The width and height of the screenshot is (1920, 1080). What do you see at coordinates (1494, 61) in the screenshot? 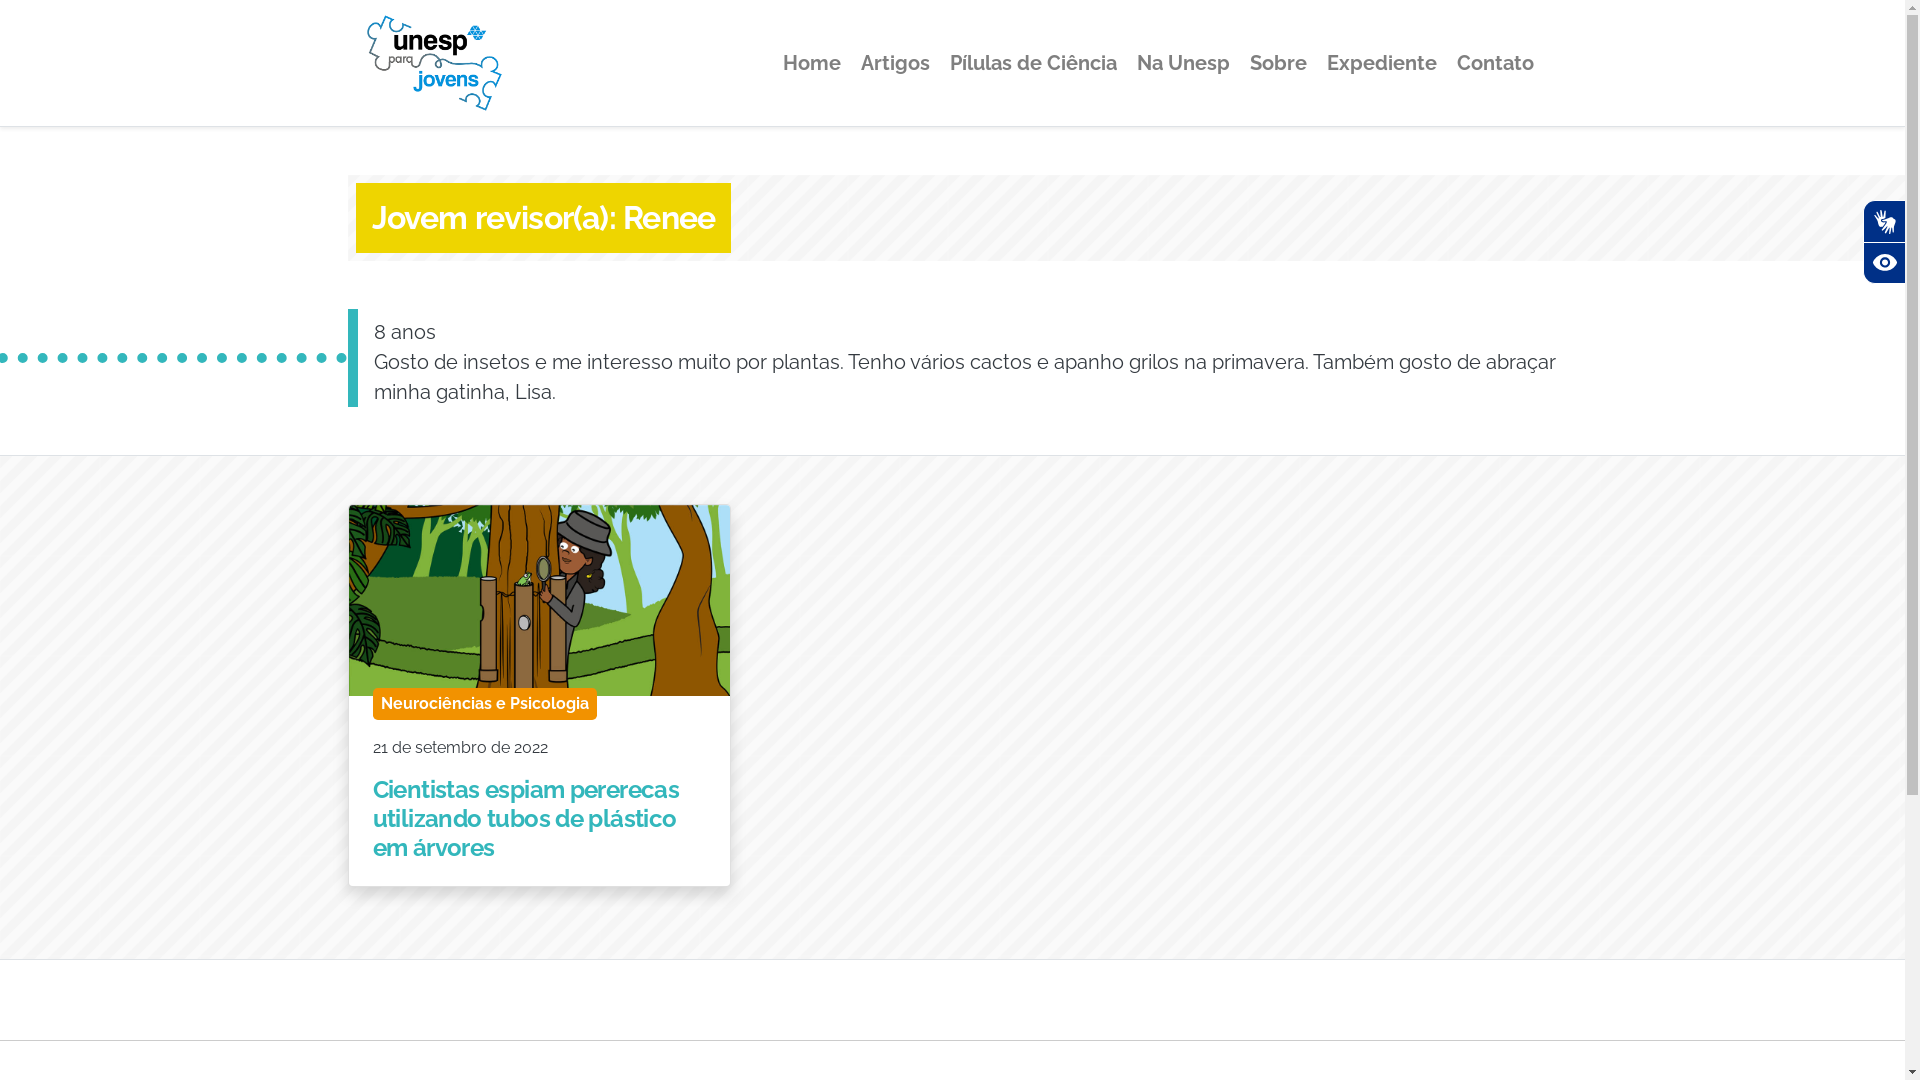
I see `'Contato'` at bounding box center [1494, 61].